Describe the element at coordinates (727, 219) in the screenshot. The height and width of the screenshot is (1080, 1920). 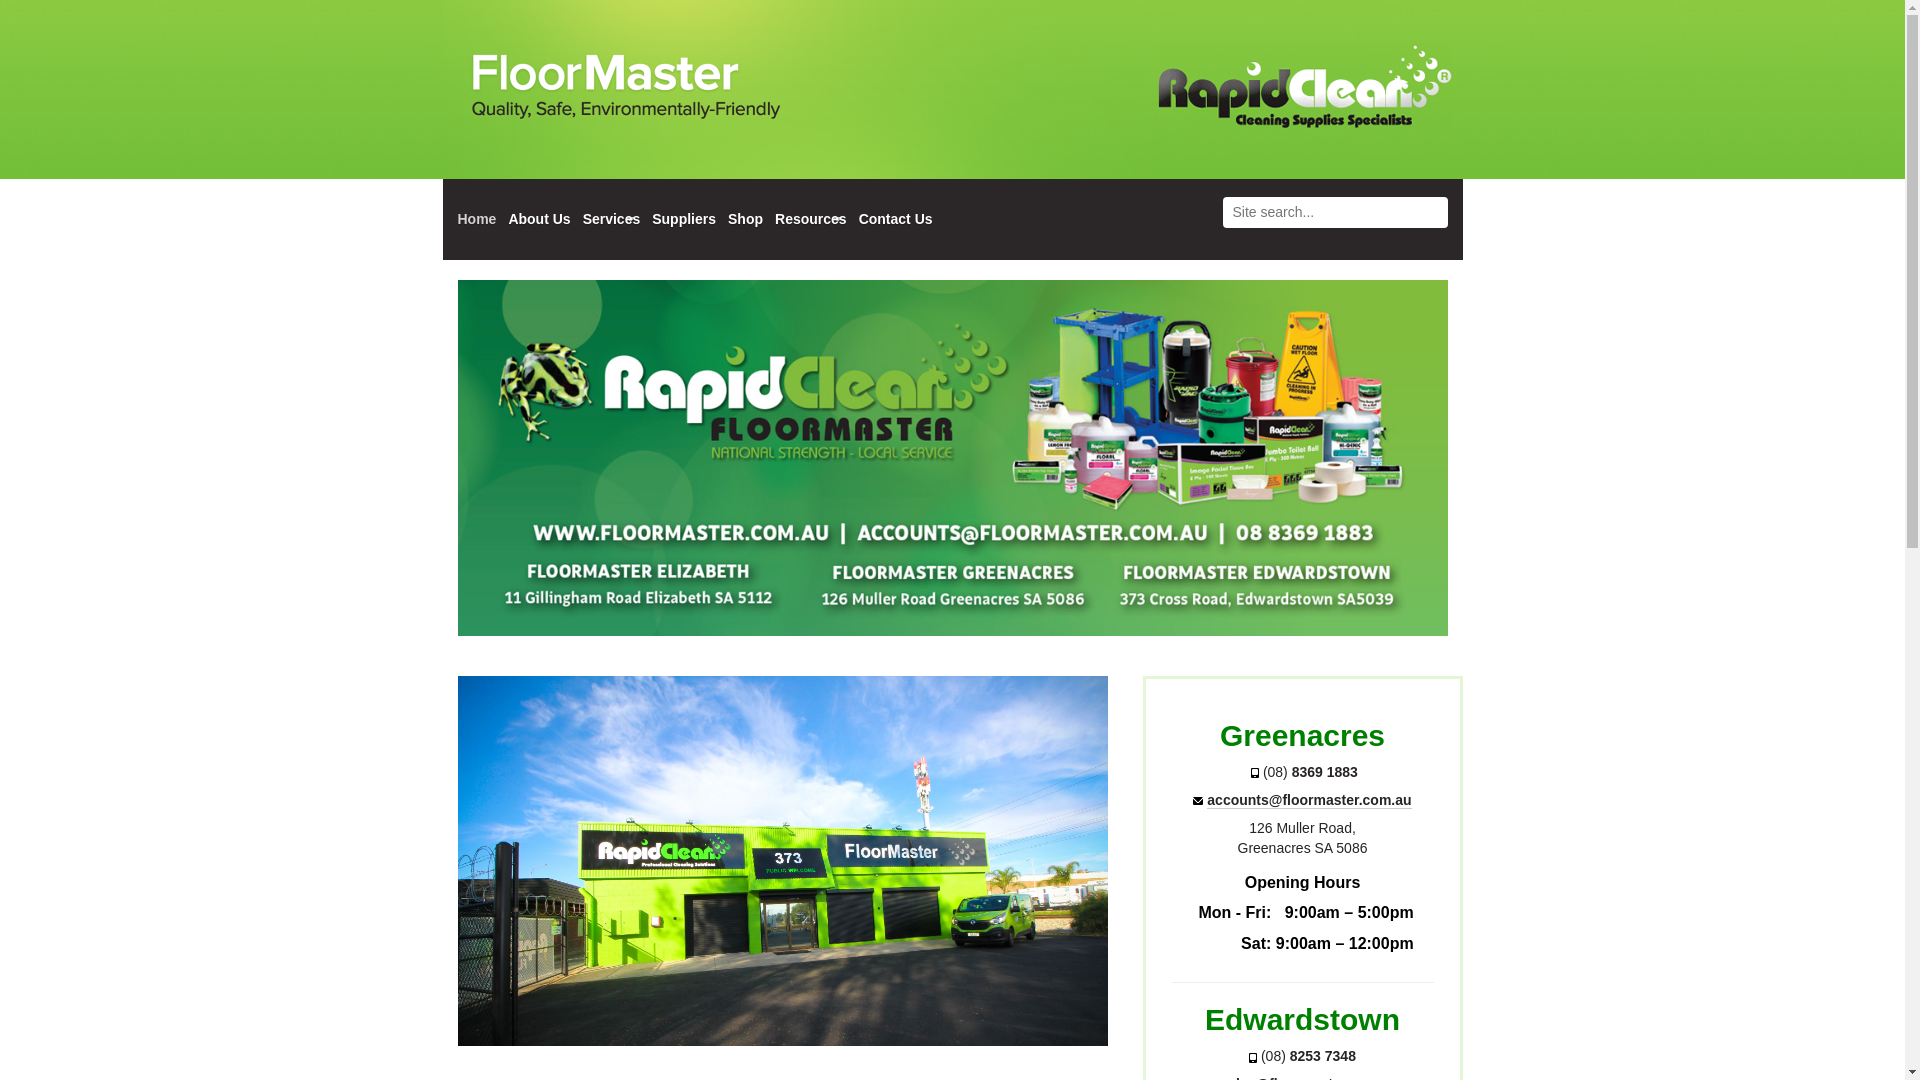
I see `'Shop'` at that location.